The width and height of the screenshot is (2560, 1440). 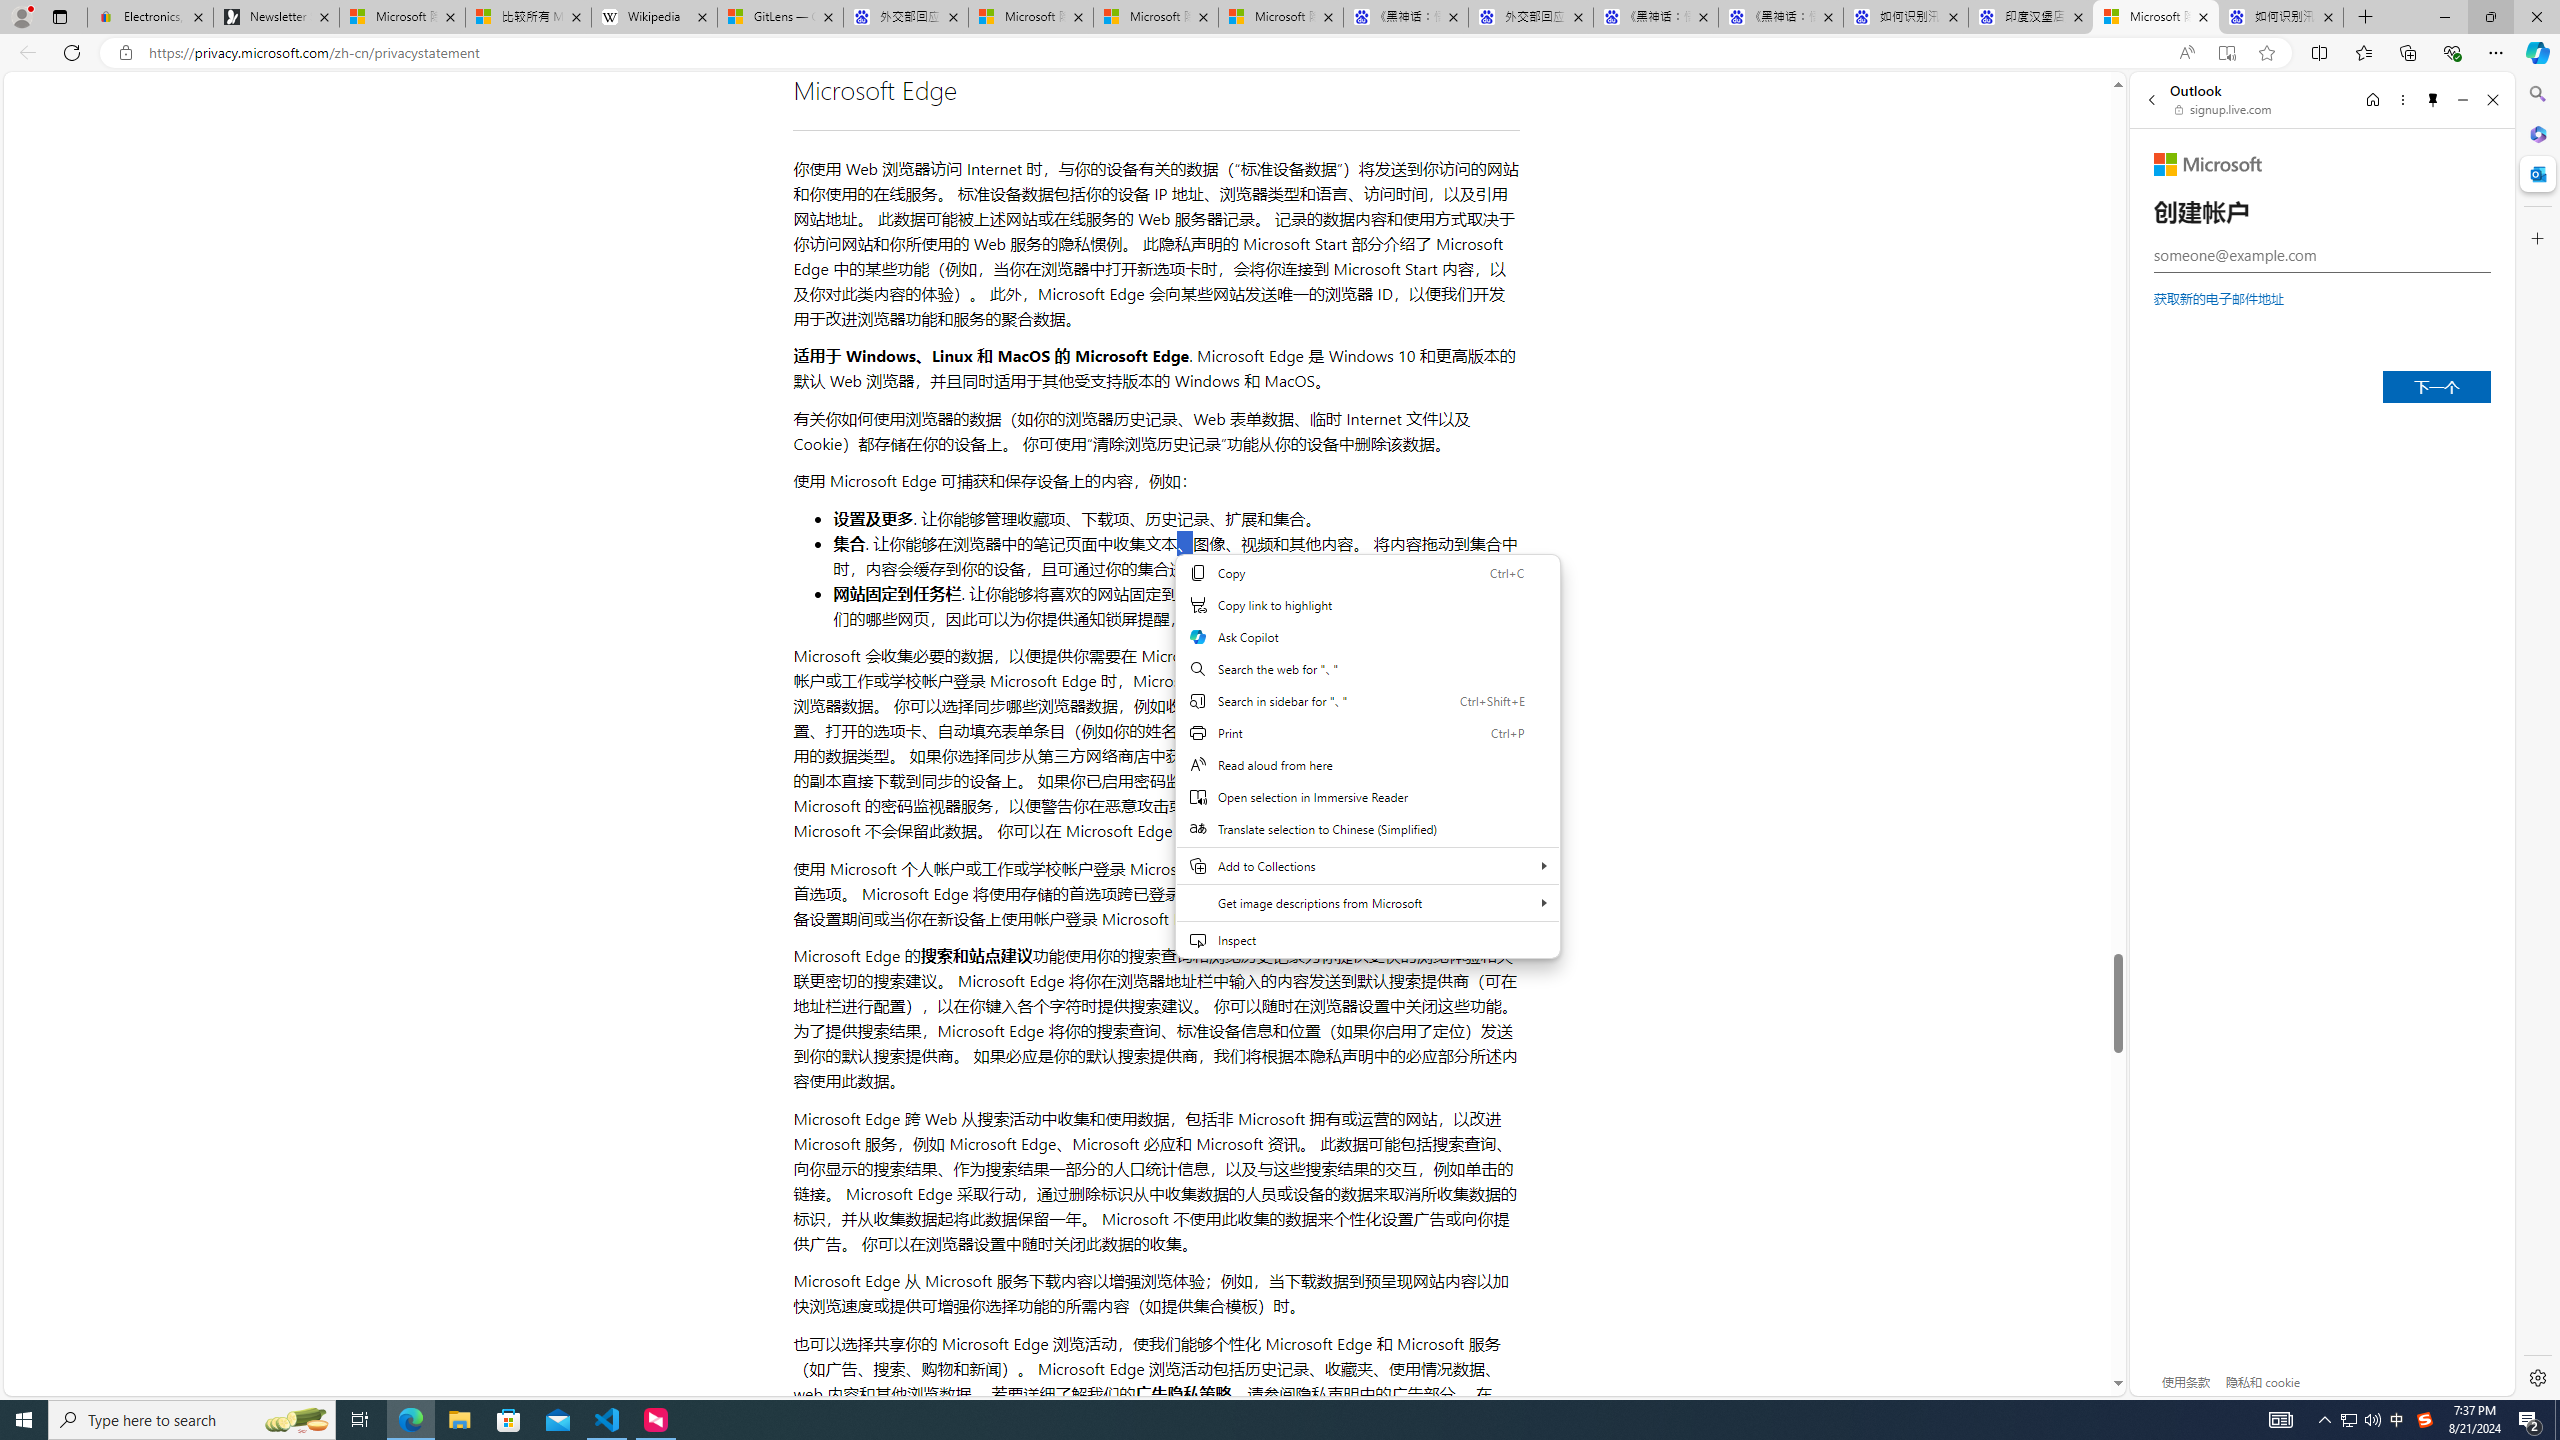 What do you see at coordinates (1366, 939) in the screenshot?
I see `'Inspect'` at bounding box center [1366, 939].